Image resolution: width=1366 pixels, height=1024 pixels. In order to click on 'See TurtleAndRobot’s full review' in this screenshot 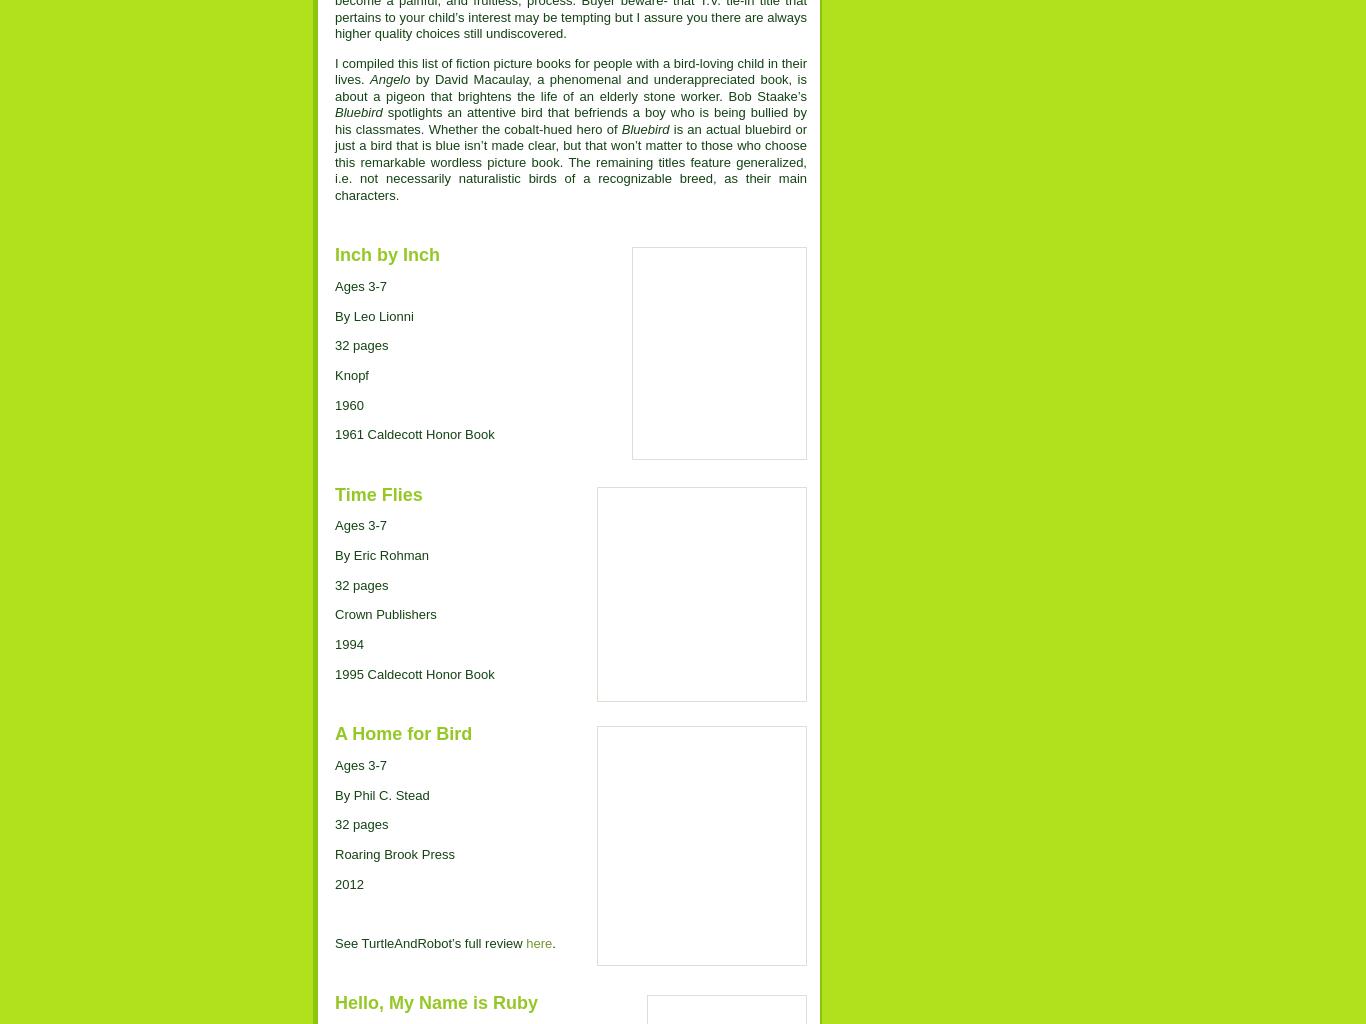, I will do `click(429, 942)`.